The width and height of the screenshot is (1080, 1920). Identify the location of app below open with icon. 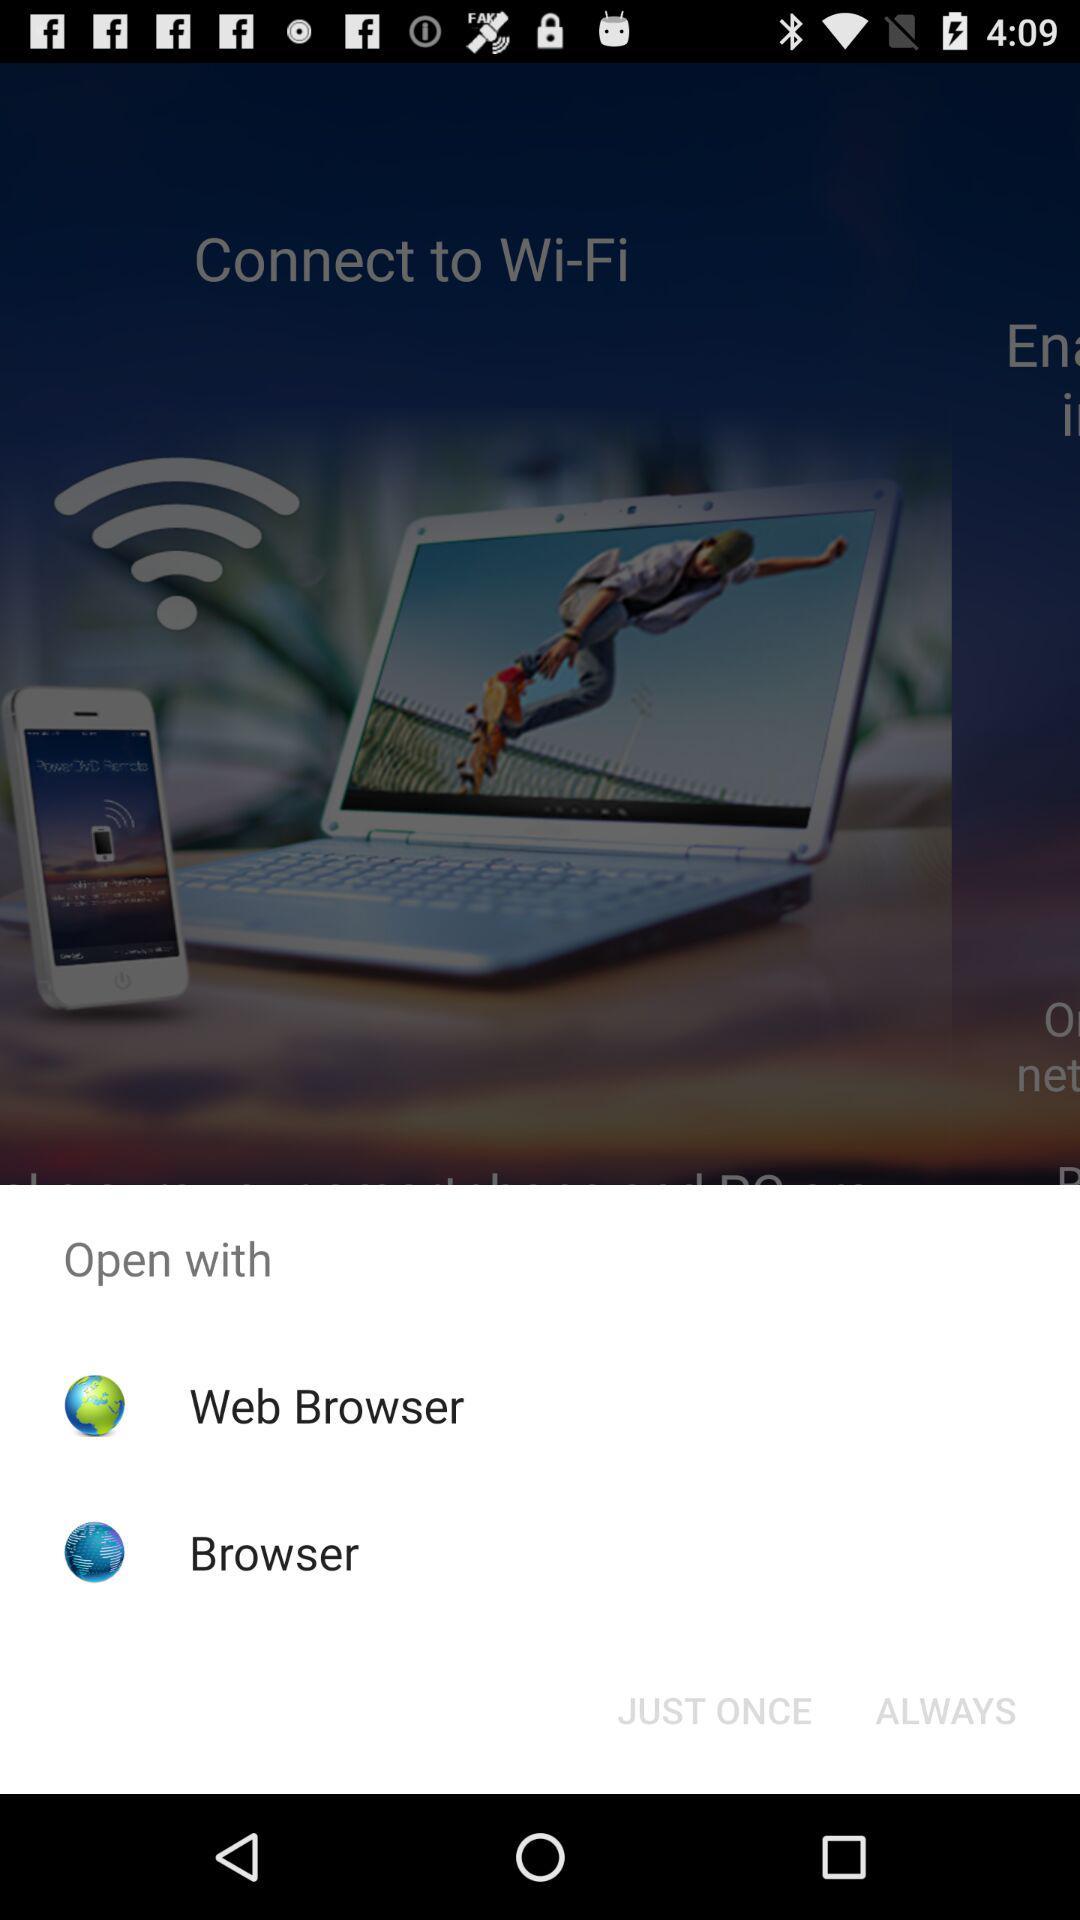
(713, 1708).